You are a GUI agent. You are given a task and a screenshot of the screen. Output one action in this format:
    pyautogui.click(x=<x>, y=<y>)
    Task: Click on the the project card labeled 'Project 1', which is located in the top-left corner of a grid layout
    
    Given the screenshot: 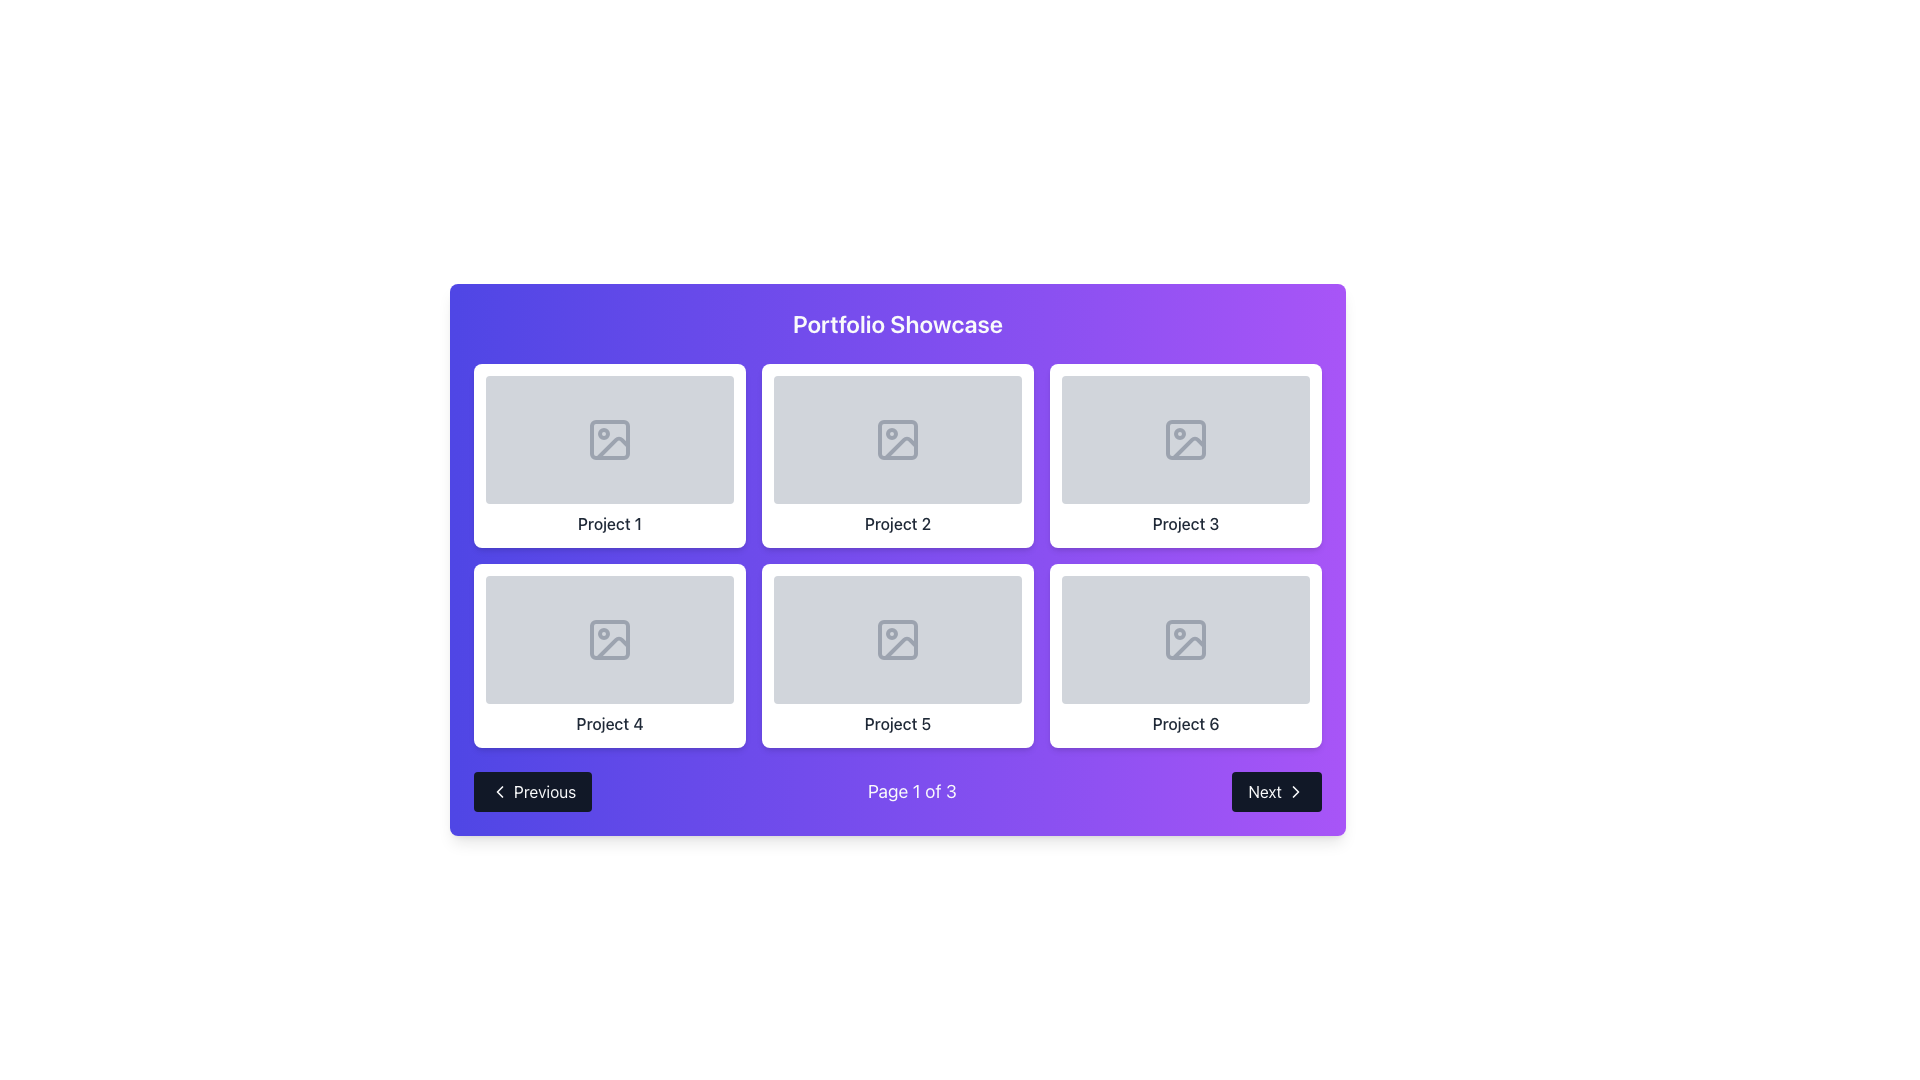 What is the action you would take?
    pyautogui.click(x=608, y=455)
    